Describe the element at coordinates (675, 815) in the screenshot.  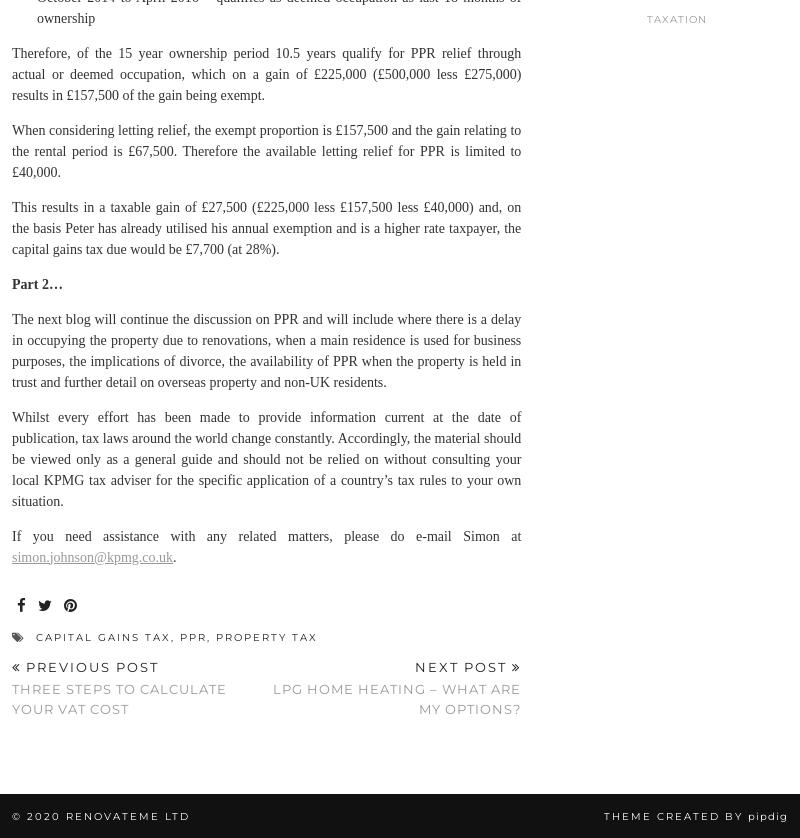
I see `'Theme created by'` at that location.